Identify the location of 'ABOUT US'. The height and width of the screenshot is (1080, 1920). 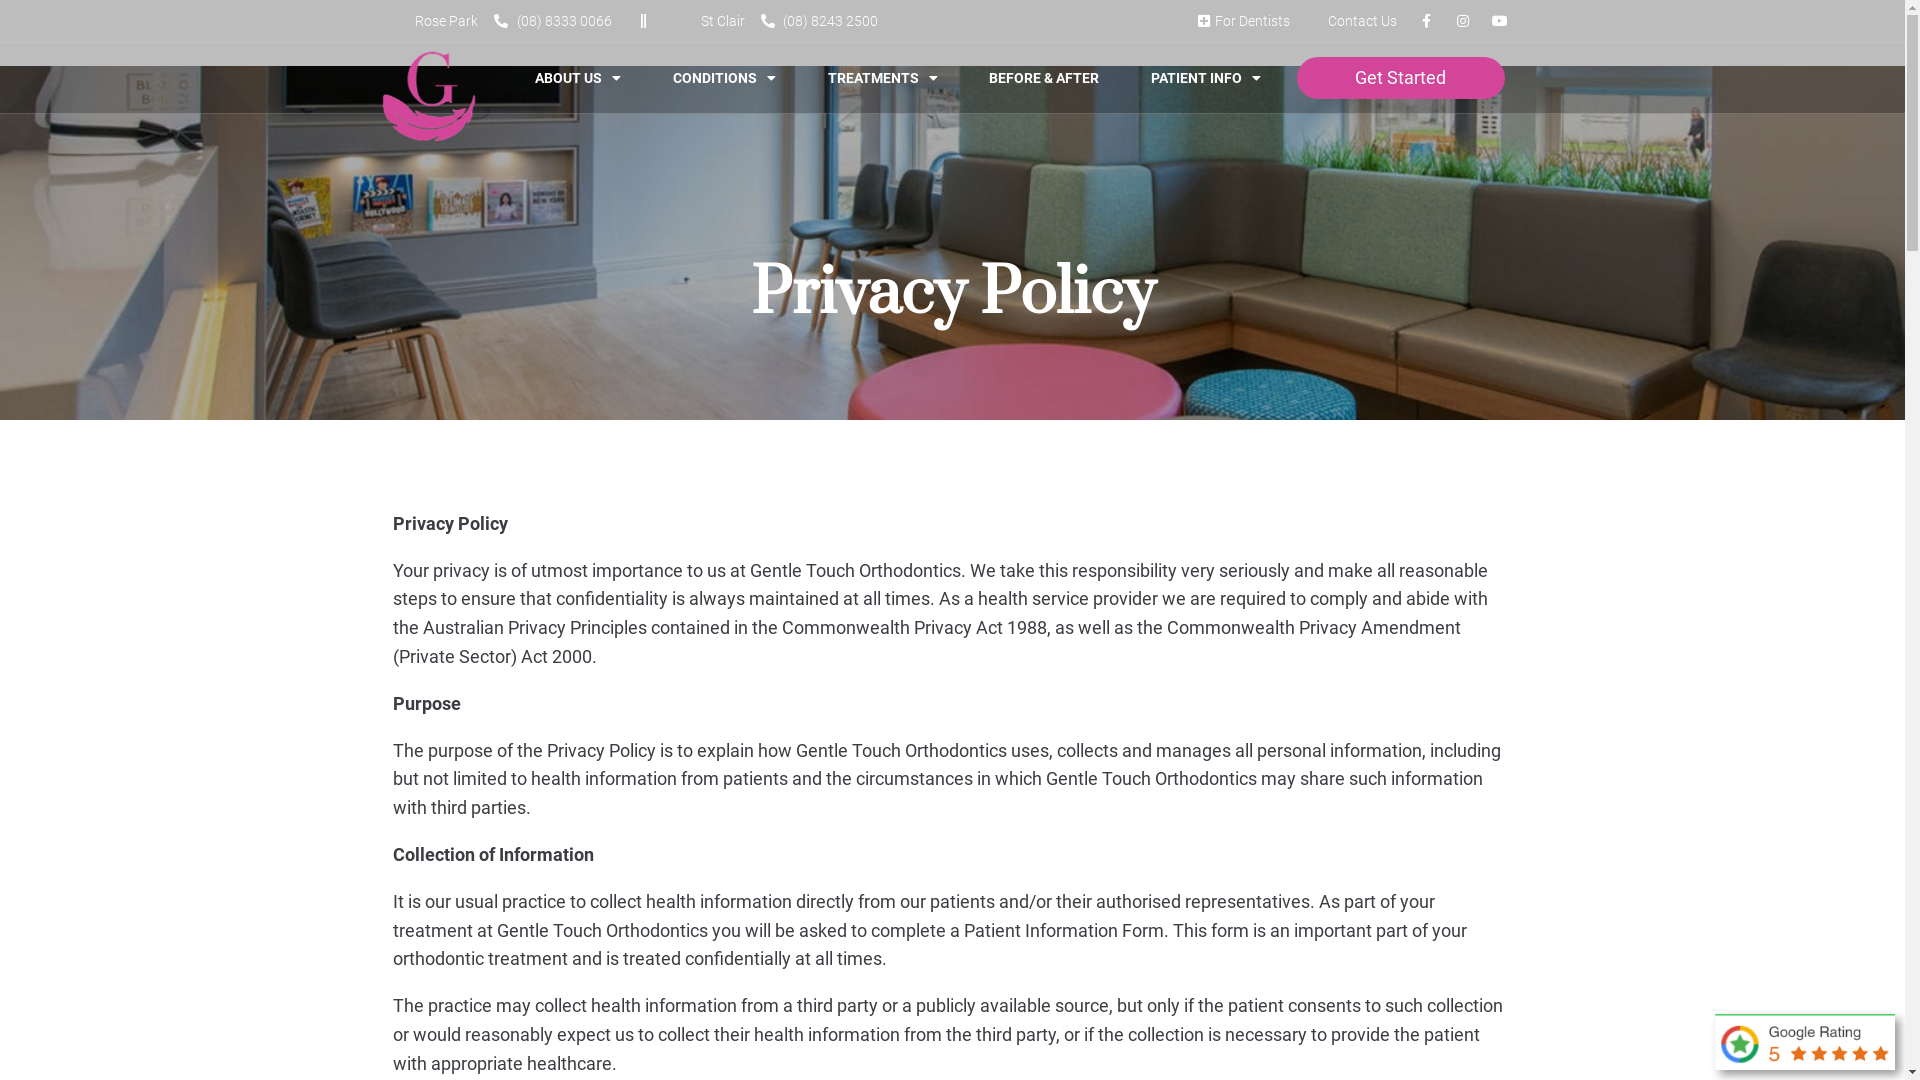
(576, 76).